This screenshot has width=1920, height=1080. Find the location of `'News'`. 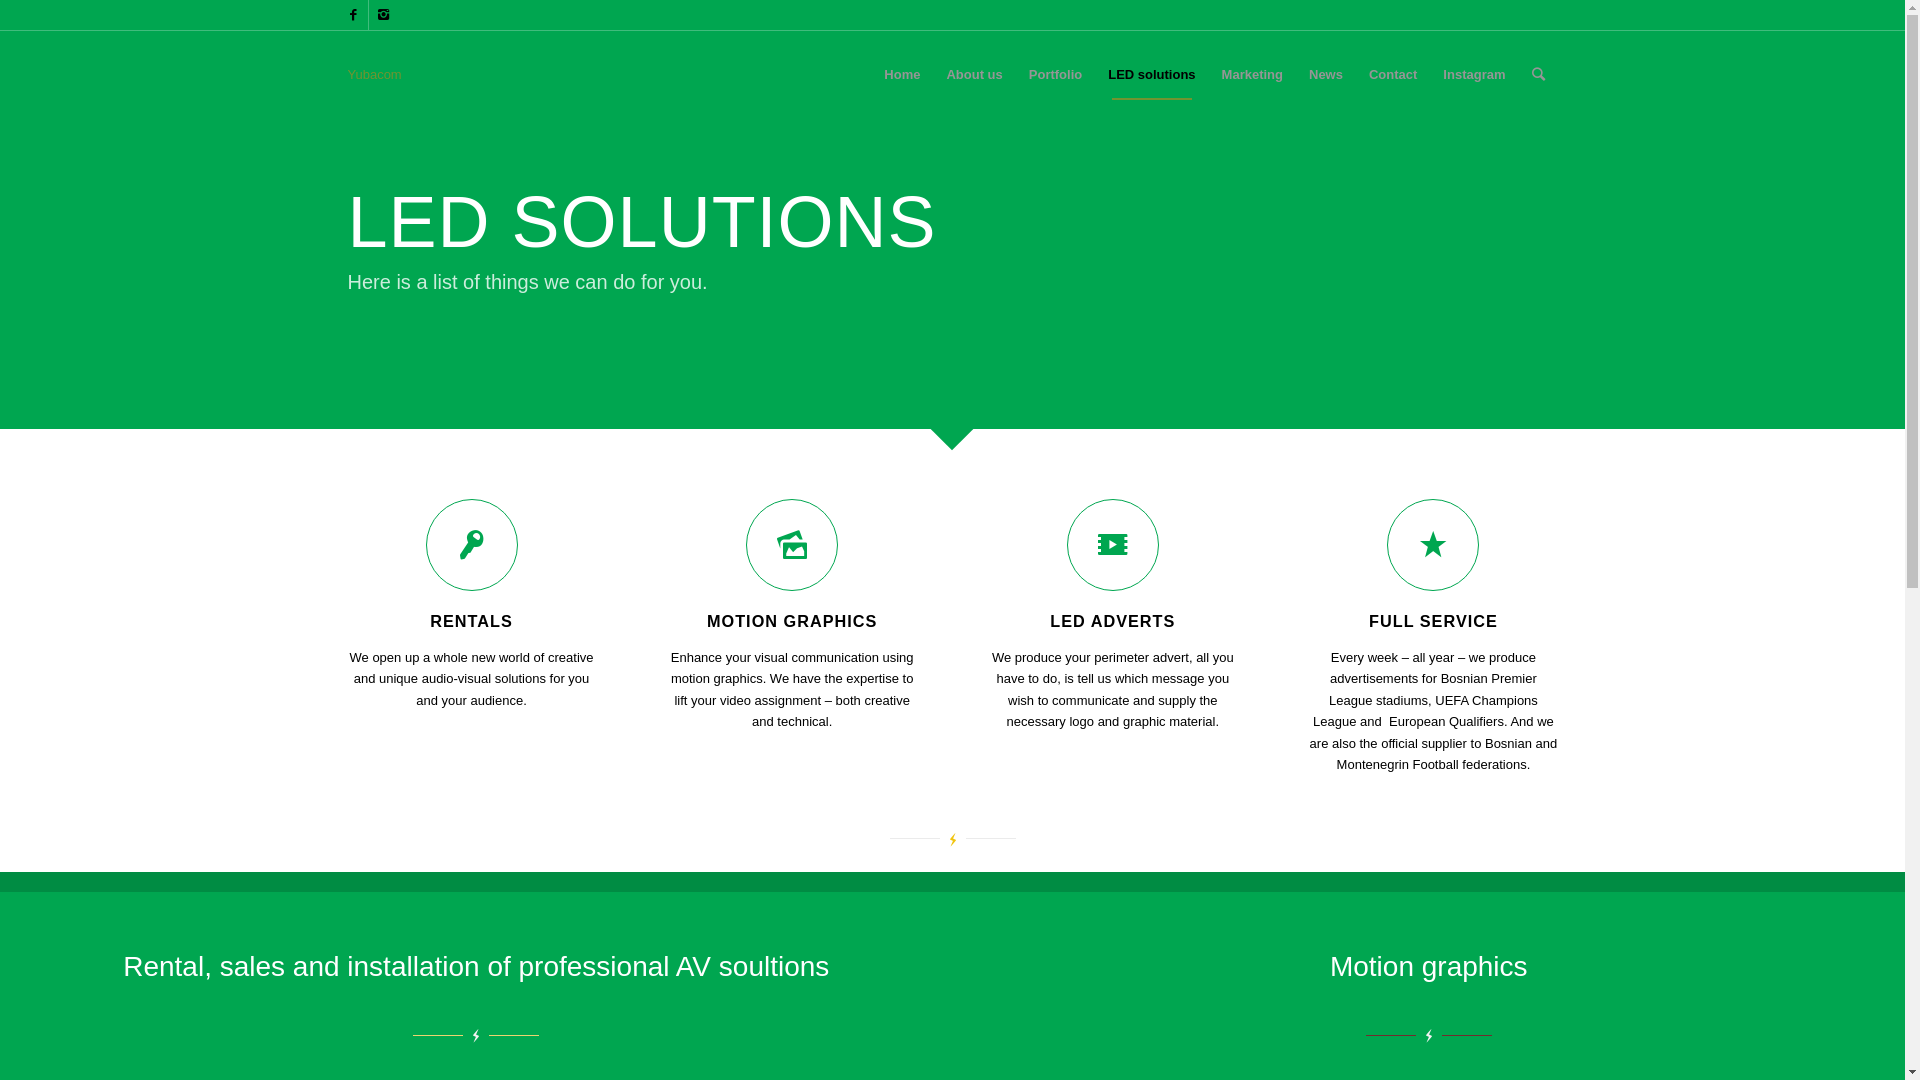

'News' is located at coordinates (1325, 73).